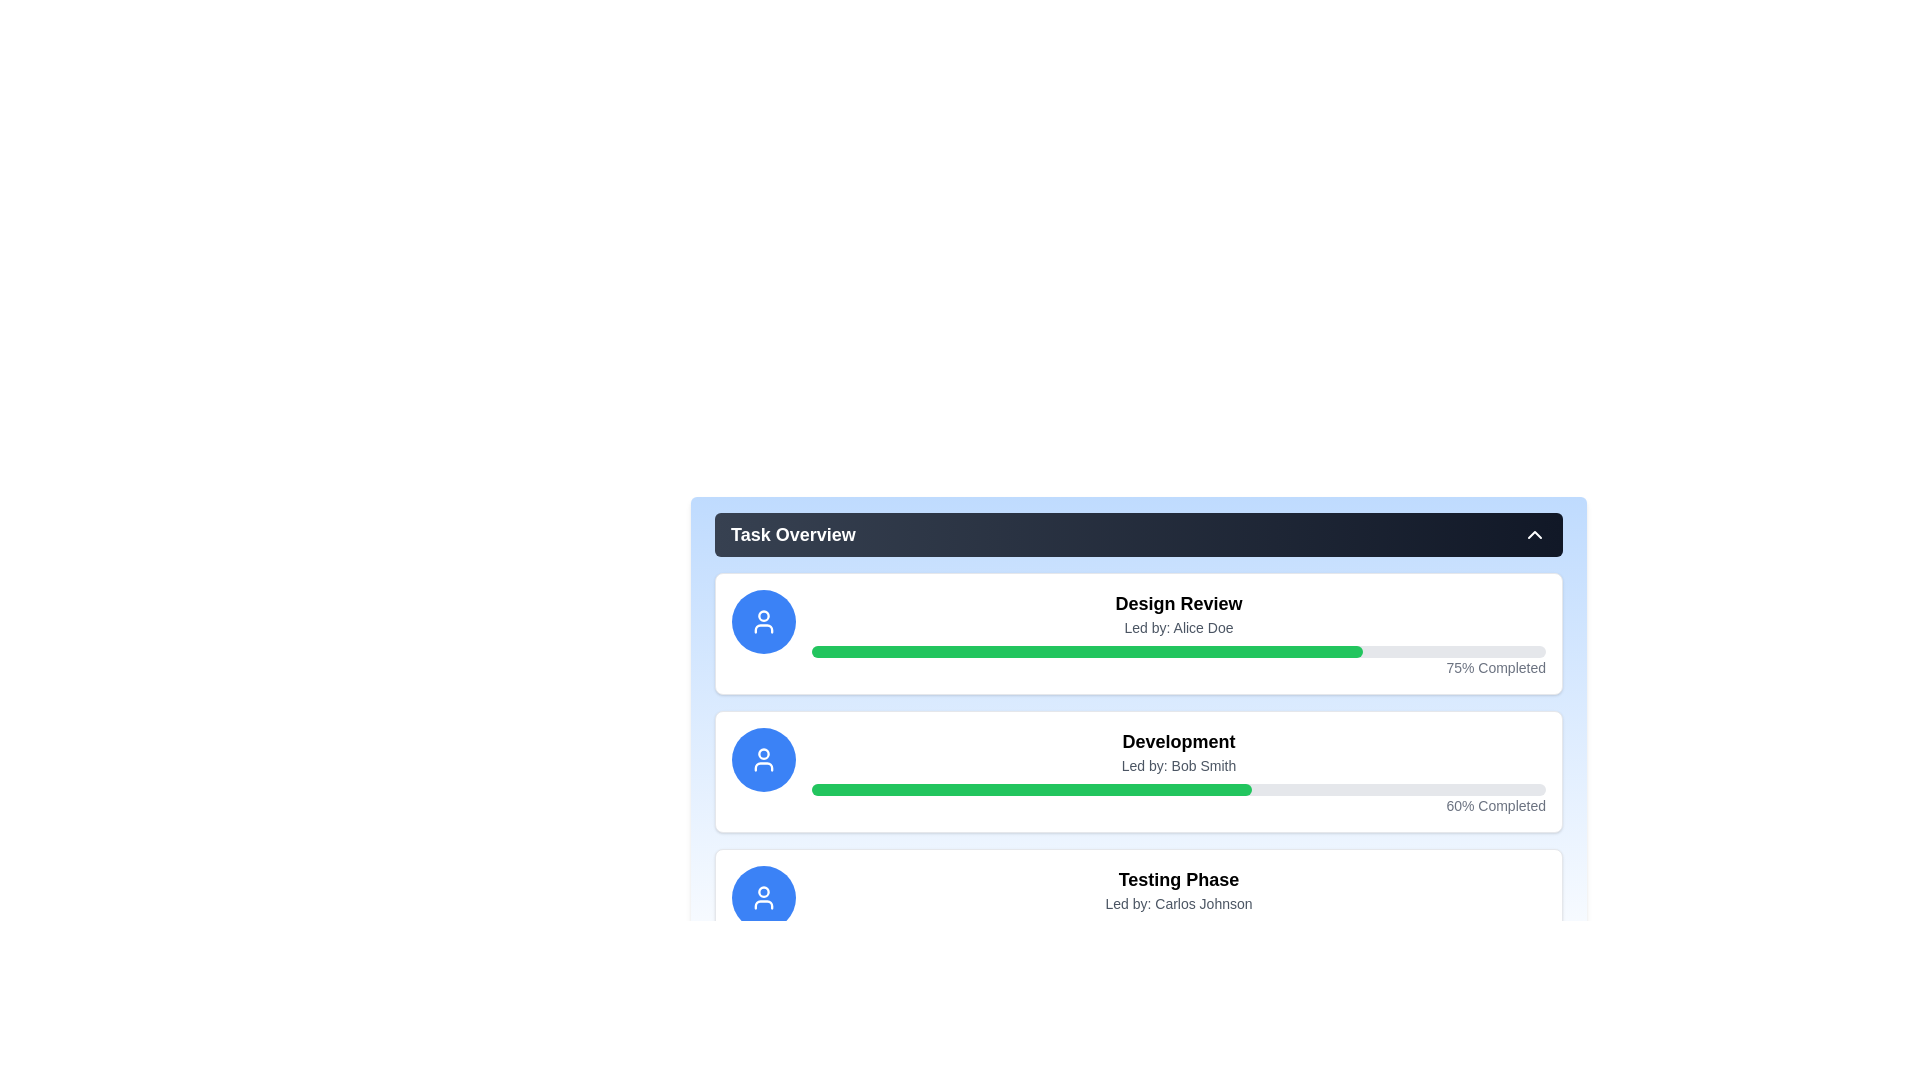  I want to click on circular icon with a blue background and a white user silhouette graphic, located at the top-left part of the project details card, above the title 'Development' and adjacent to a progress bar, so click(762, 759).